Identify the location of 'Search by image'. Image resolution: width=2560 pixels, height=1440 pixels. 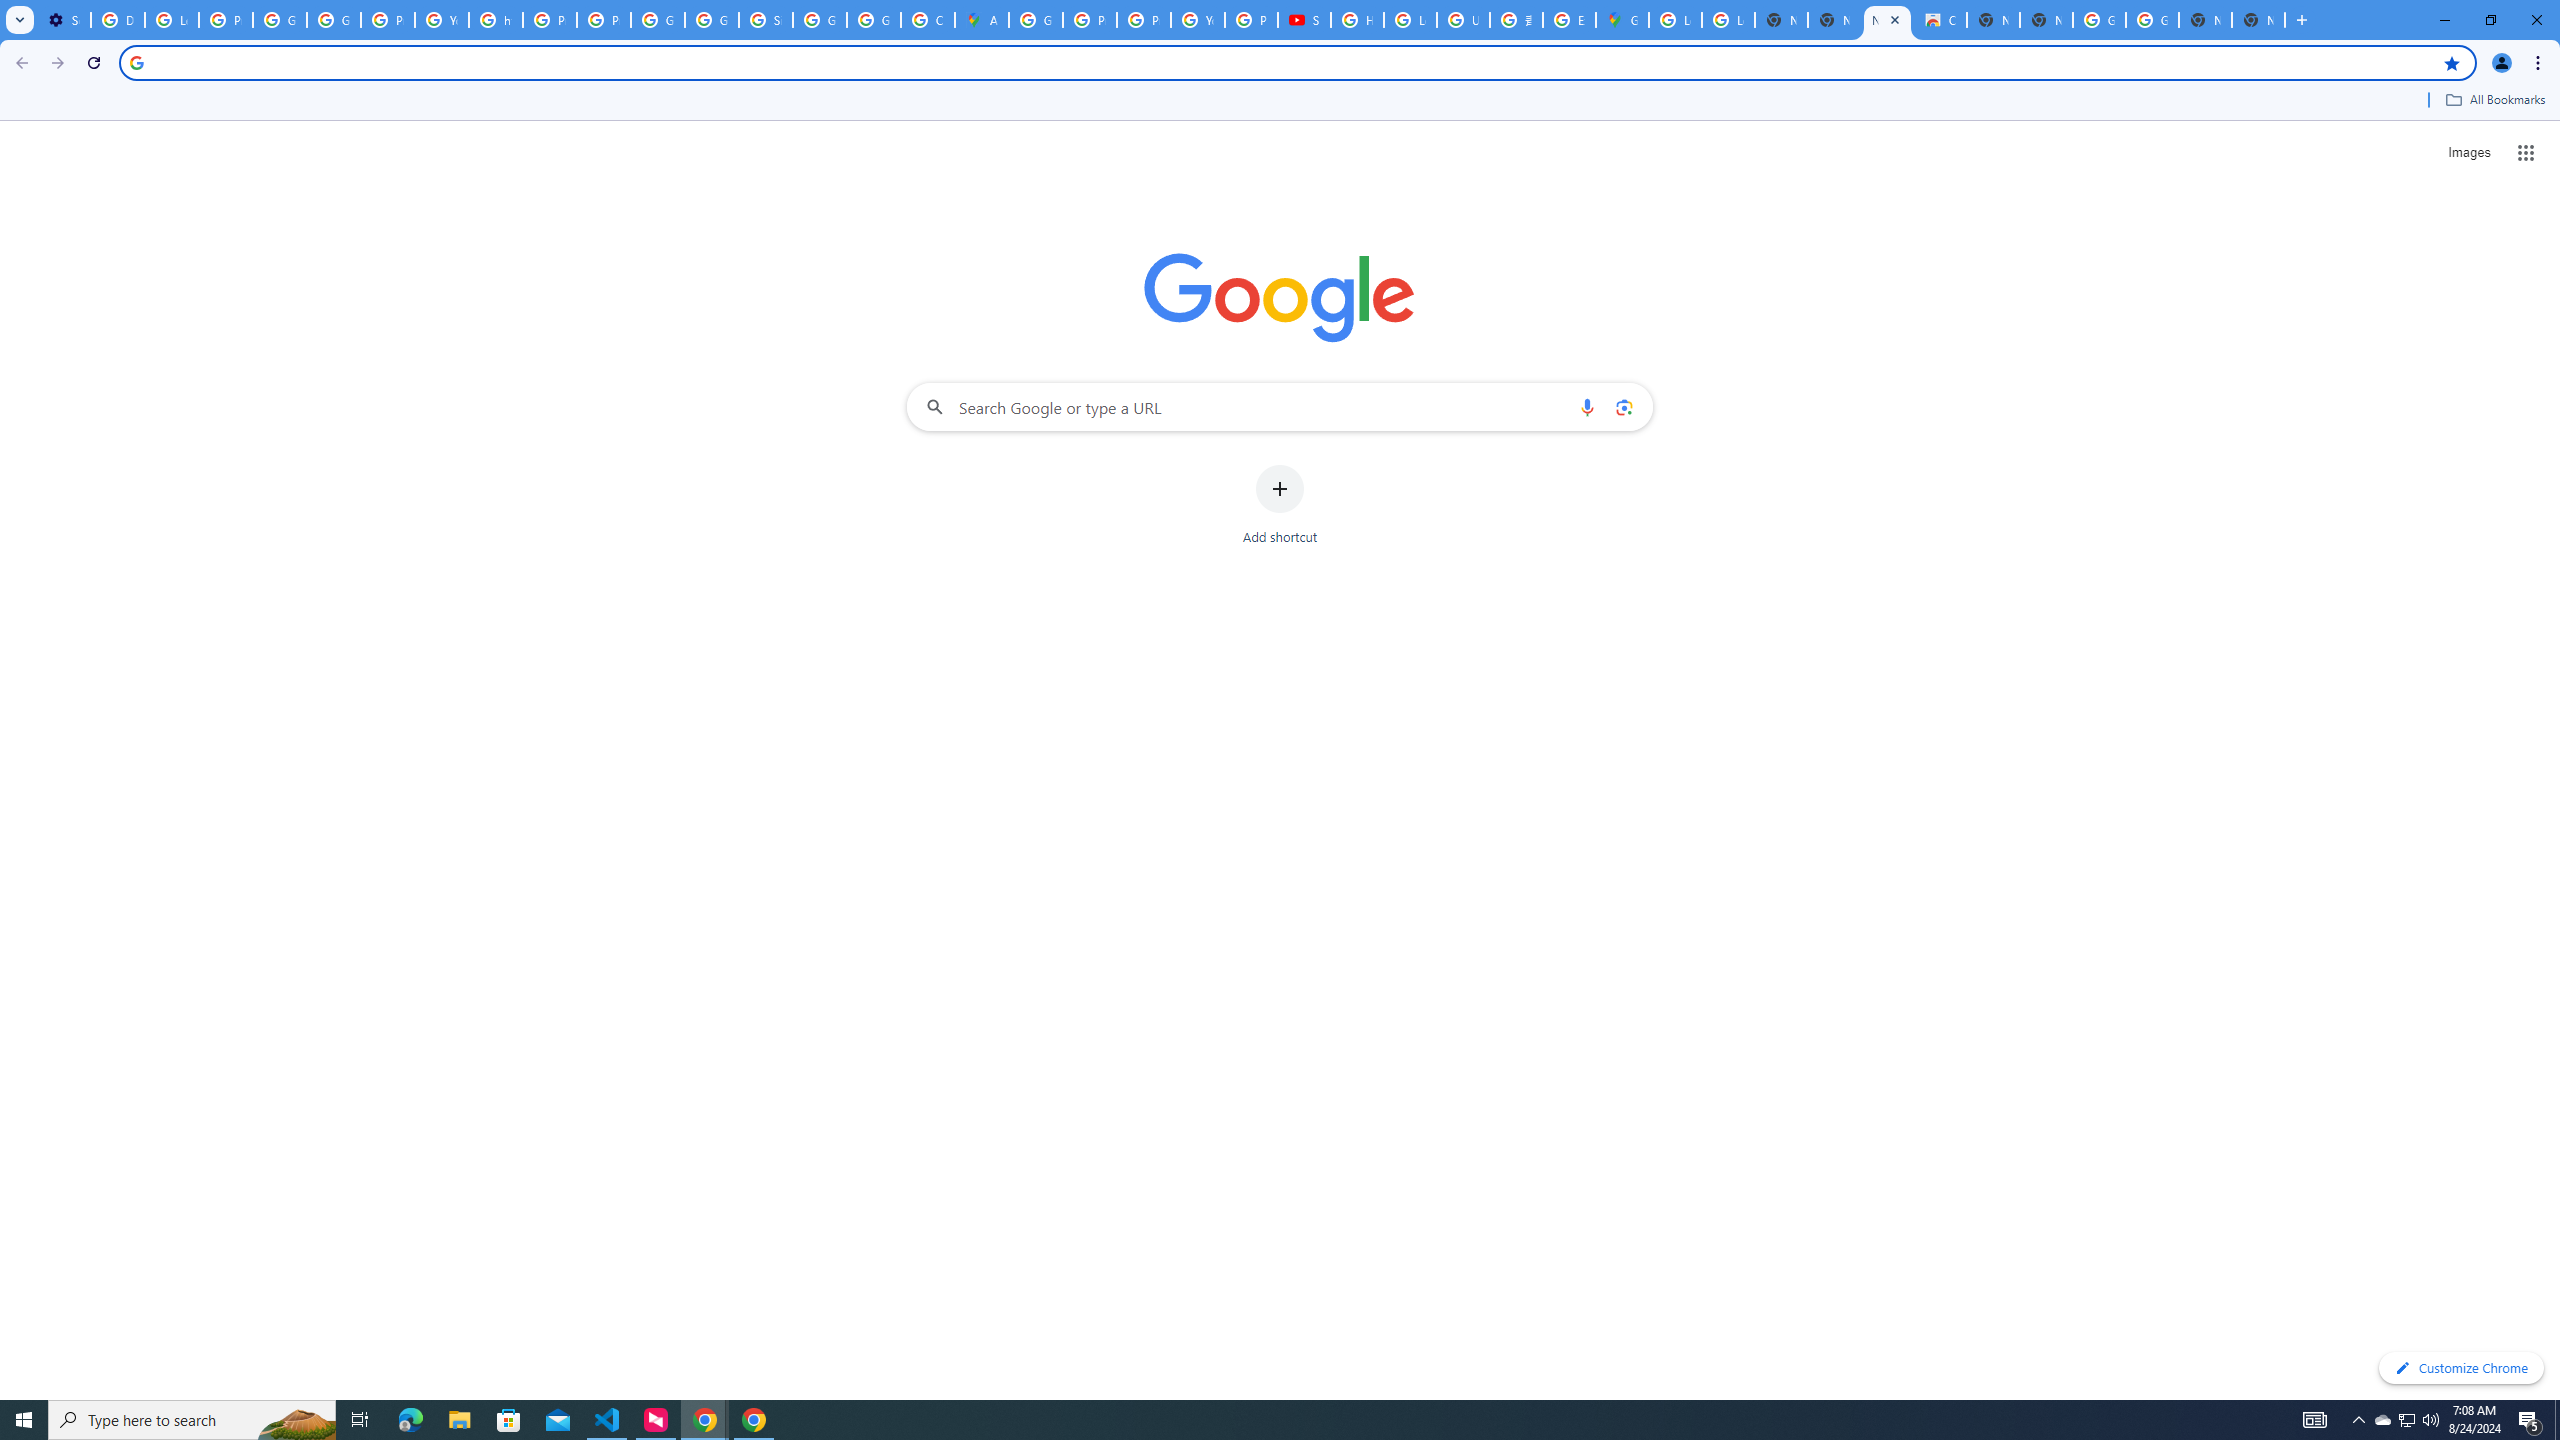
(1622, 405).